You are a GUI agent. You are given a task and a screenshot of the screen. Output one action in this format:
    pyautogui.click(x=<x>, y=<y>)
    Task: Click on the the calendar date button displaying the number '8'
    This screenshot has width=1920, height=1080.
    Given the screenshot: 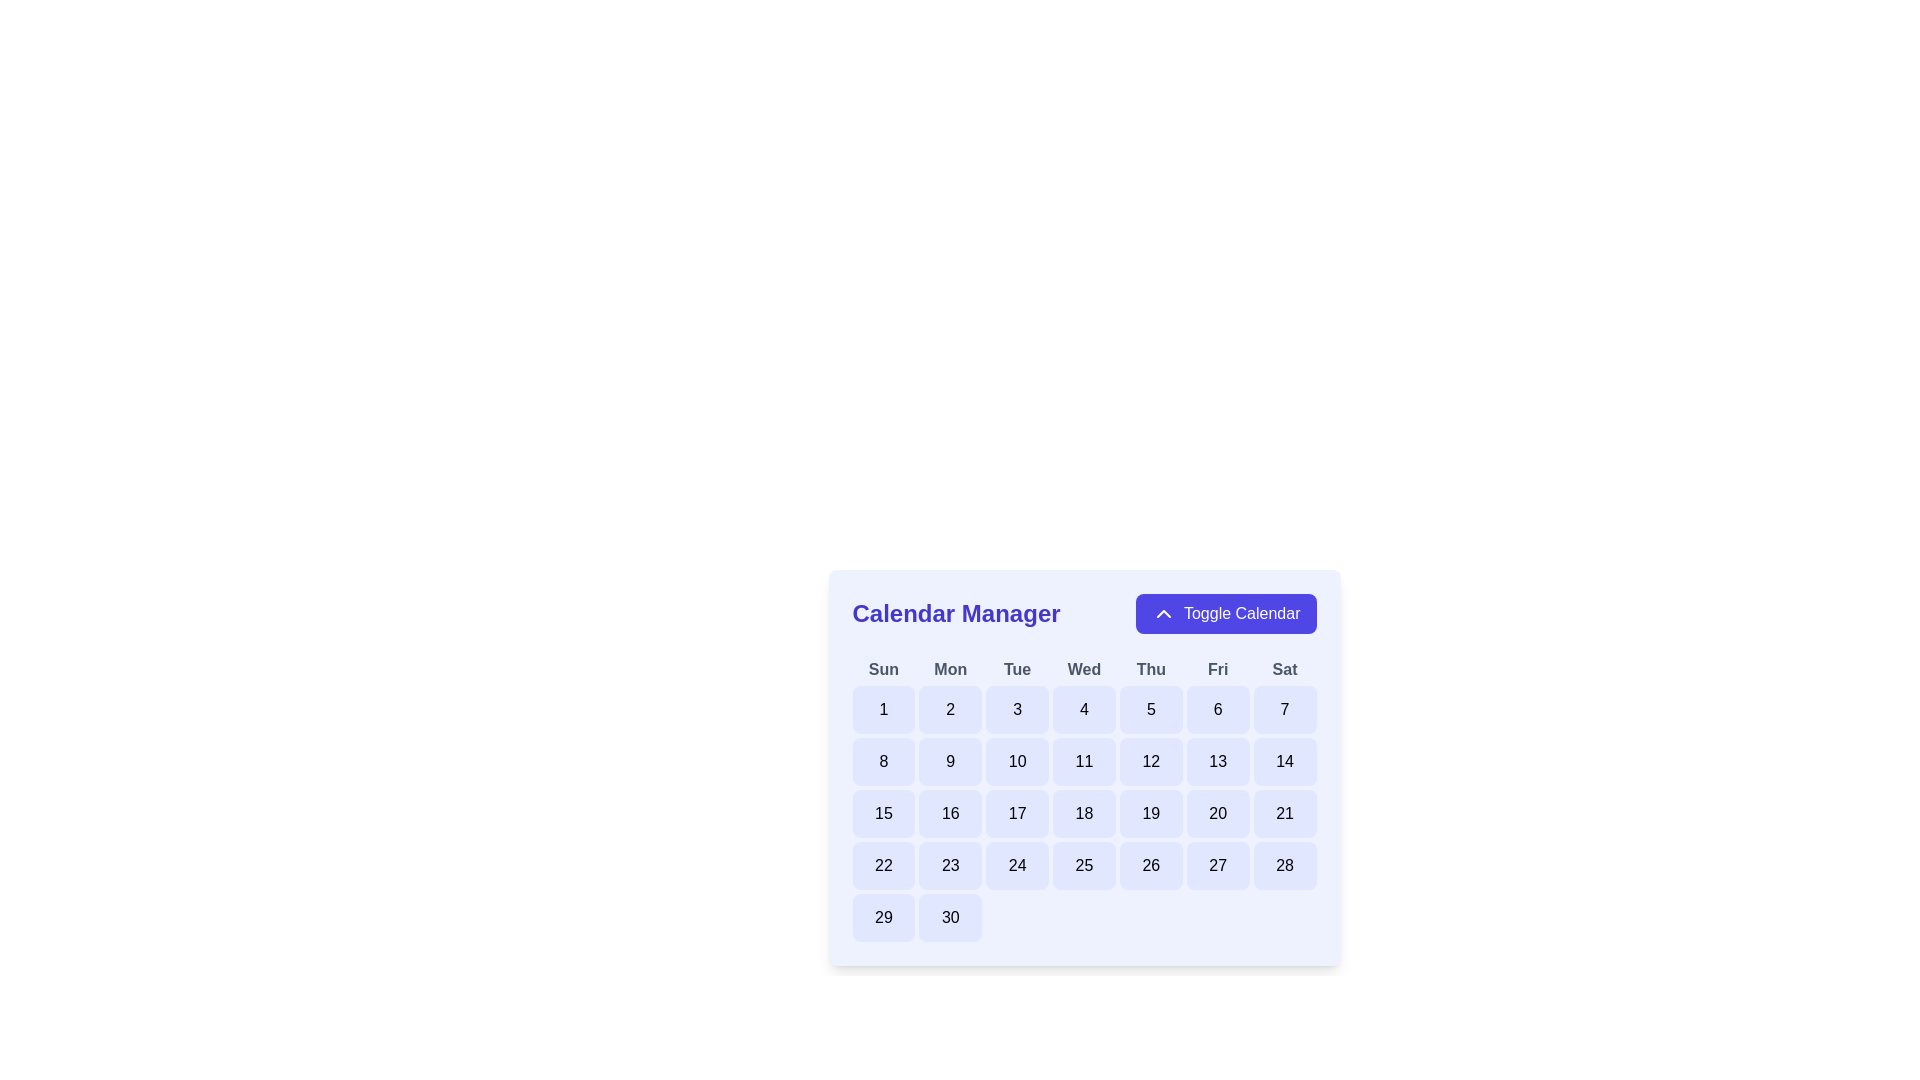 What is the action you would take?
    pyautogui.click(x=882, y=762)
    